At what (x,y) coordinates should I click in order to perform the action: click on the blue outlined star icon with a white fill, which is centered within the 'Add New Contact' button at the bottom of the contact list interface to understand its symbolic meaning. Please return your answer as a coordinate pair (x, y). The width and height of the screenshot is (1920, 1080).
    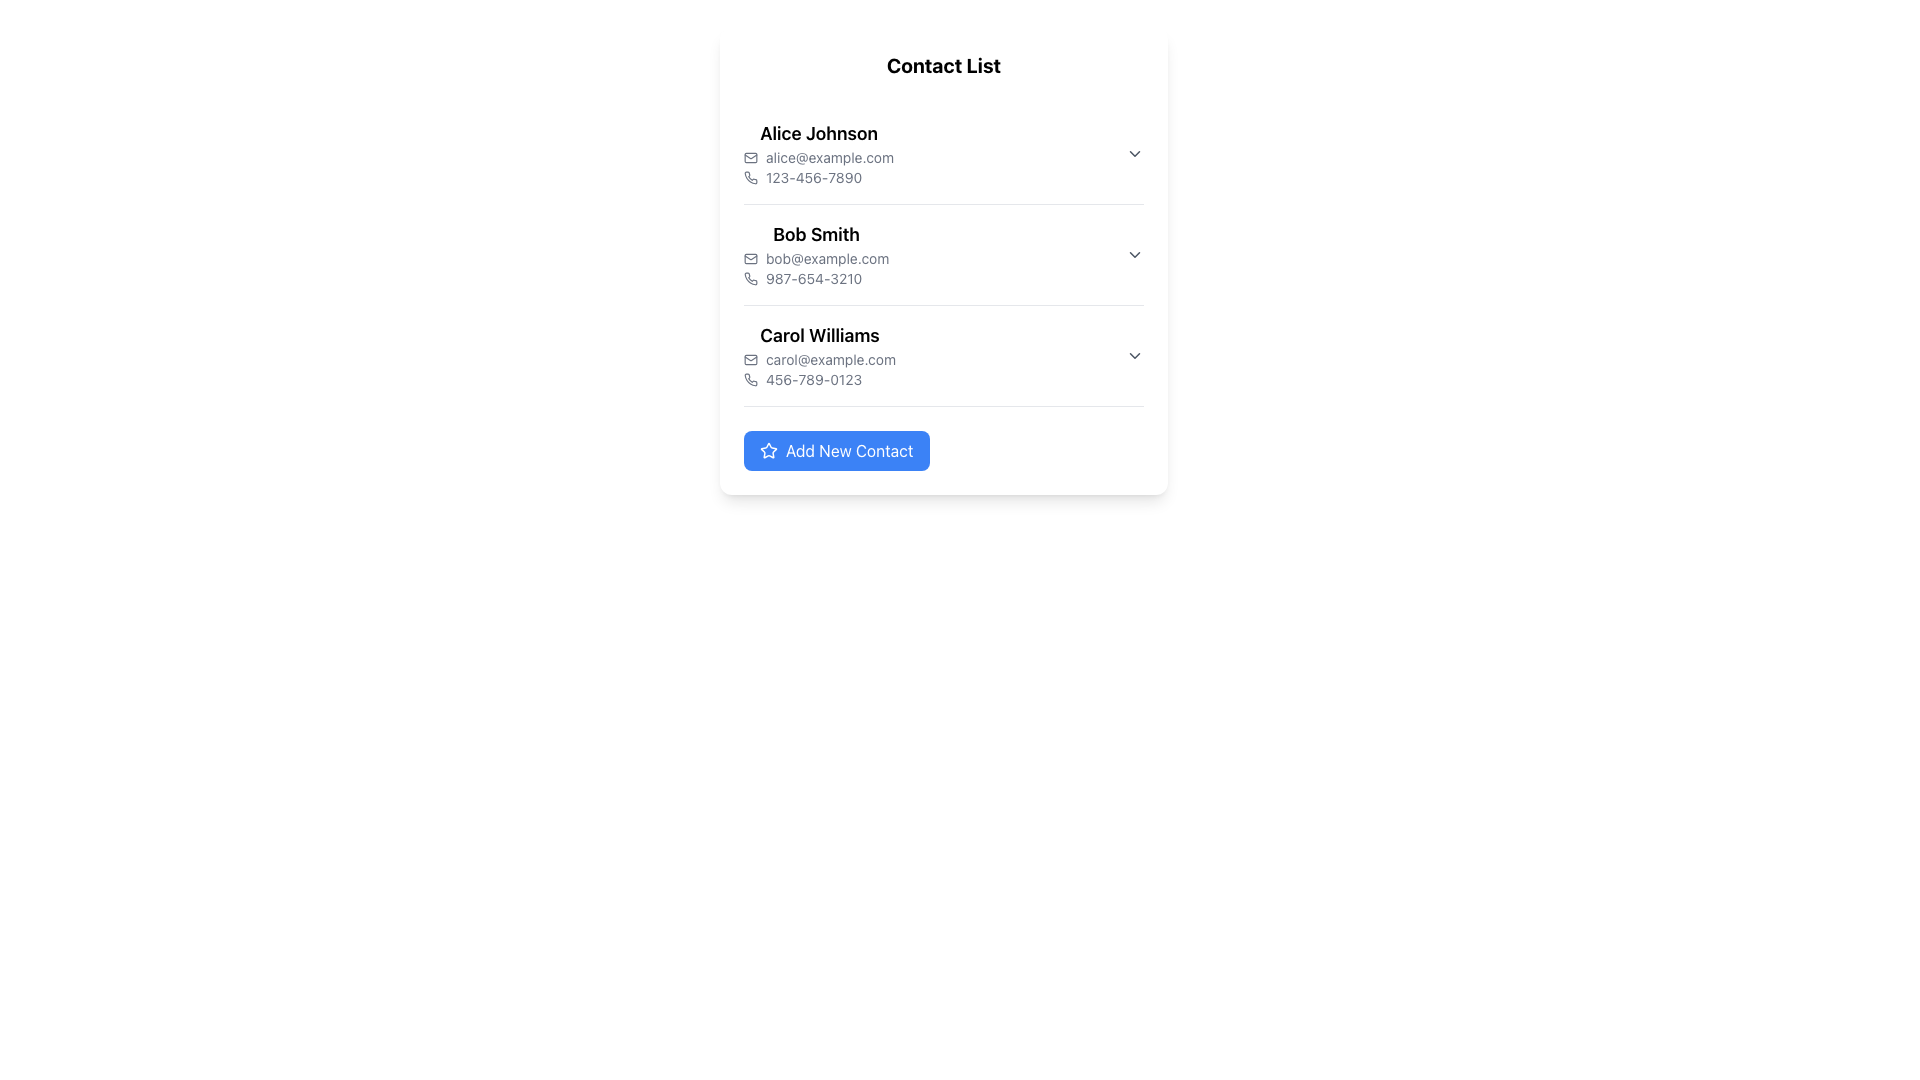
    Looking at the image, I should click on (767, 450).